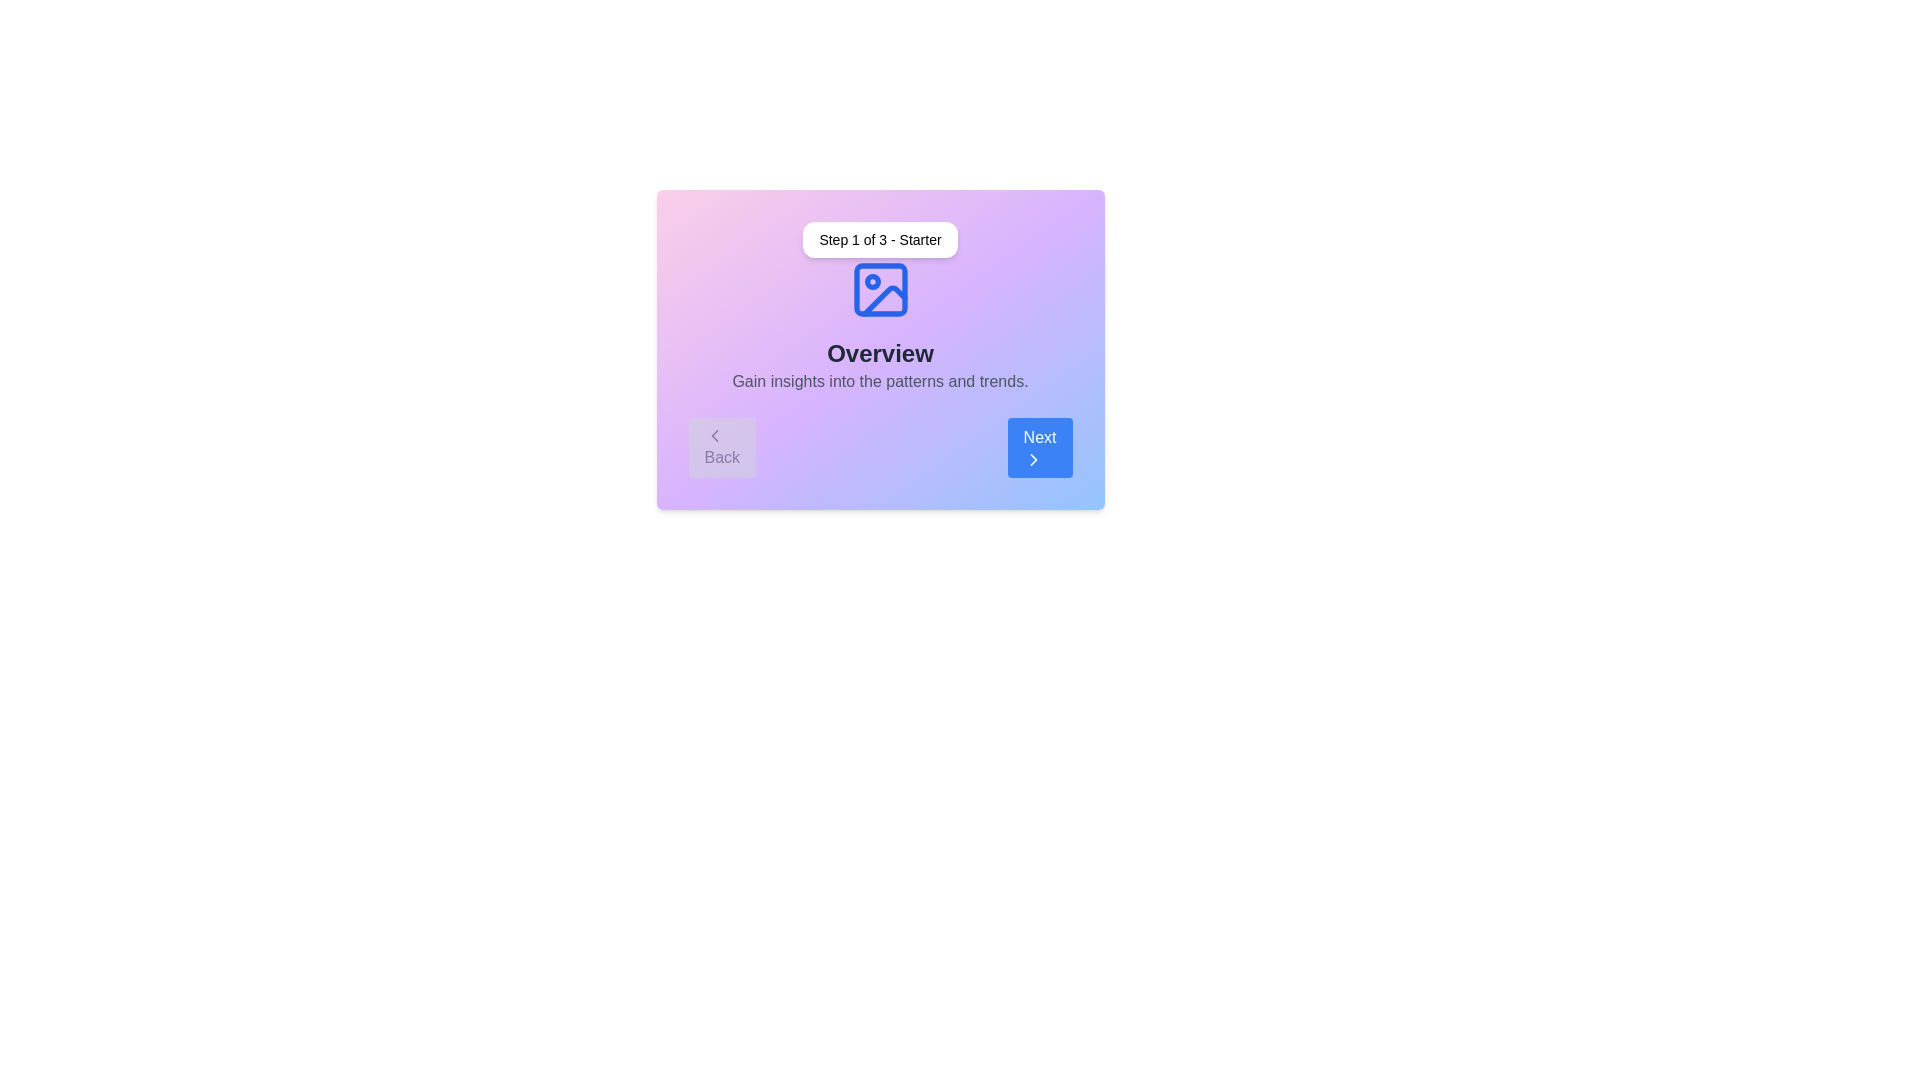 Image resolution: width=1920 pixels, height=1080 pixels. Describe the element at coordinates (1040, 446) in the screenshot. I see `'Next' button to navigate to the next step in the stepper` at that location.